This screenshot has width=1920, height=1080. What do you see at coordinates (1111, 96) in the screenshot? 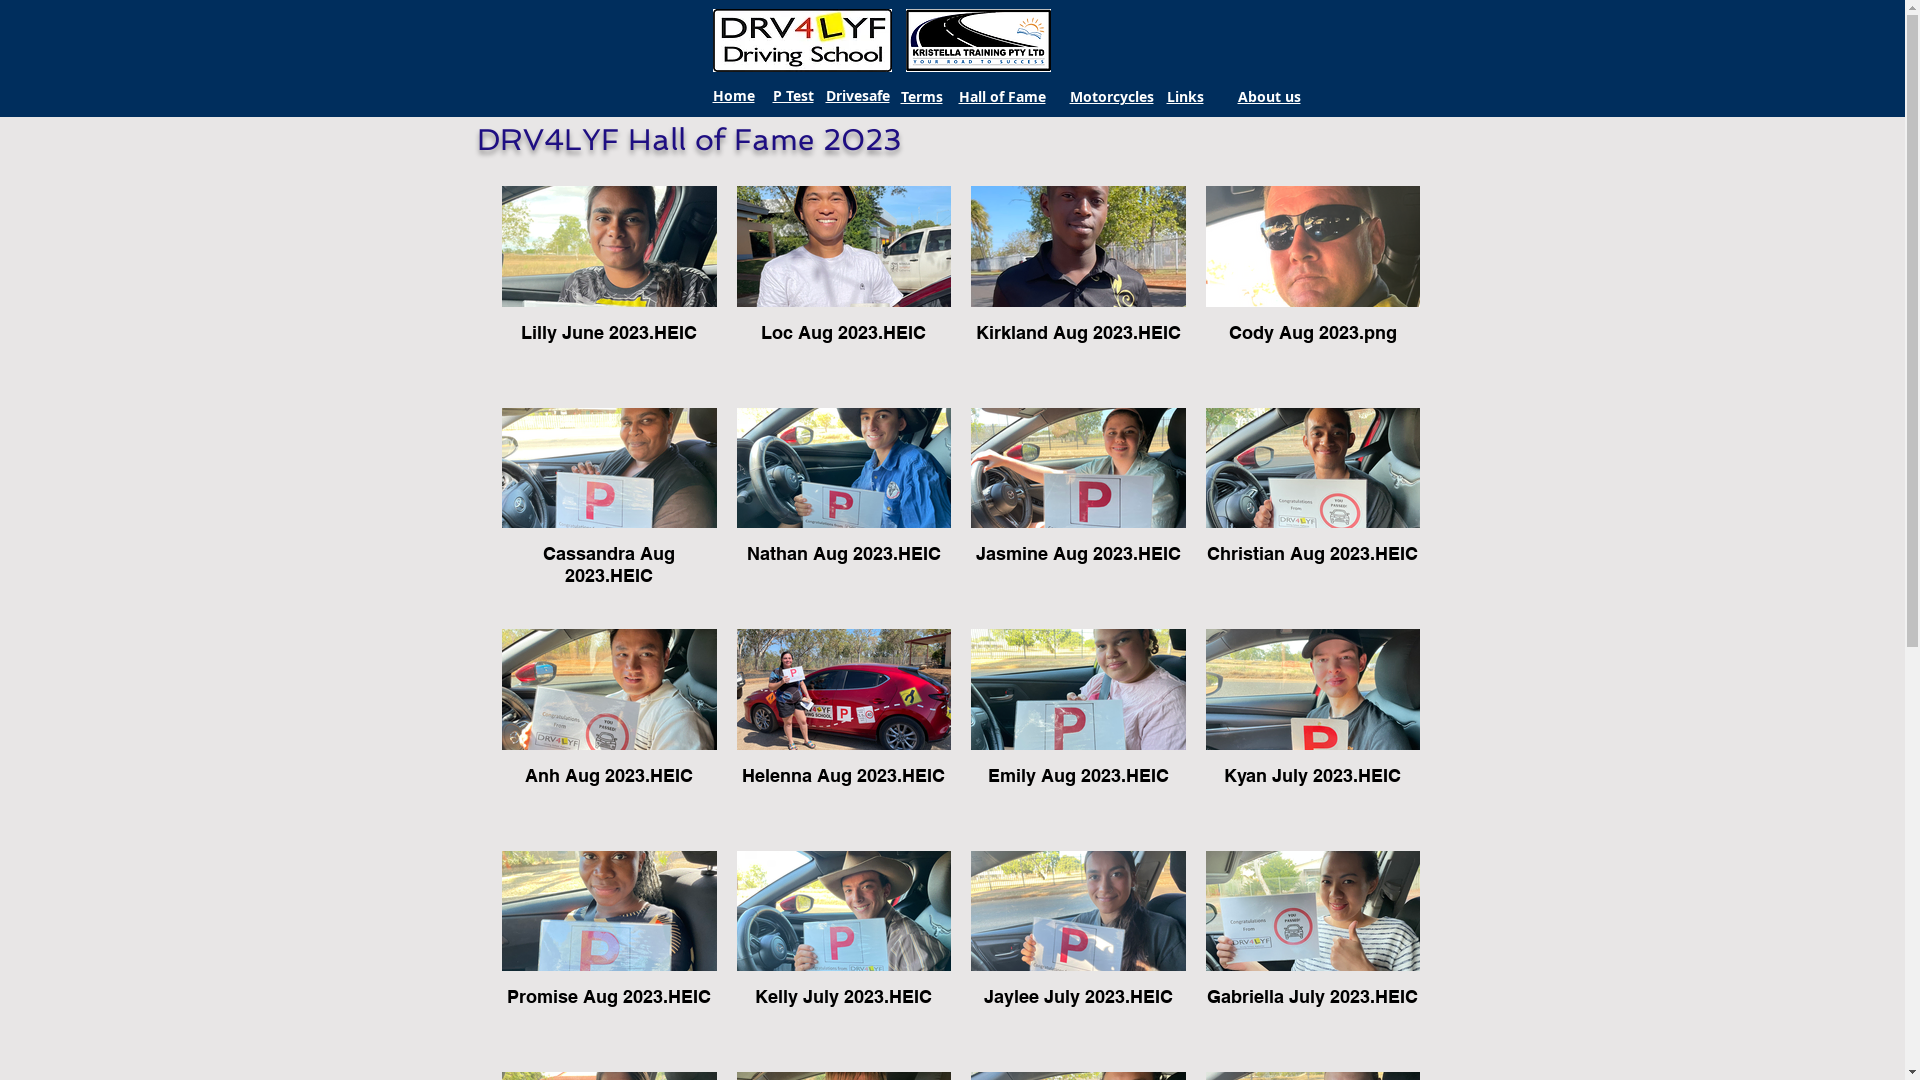
I see `'Motorcycles'` at bounding box center [1111, 96].